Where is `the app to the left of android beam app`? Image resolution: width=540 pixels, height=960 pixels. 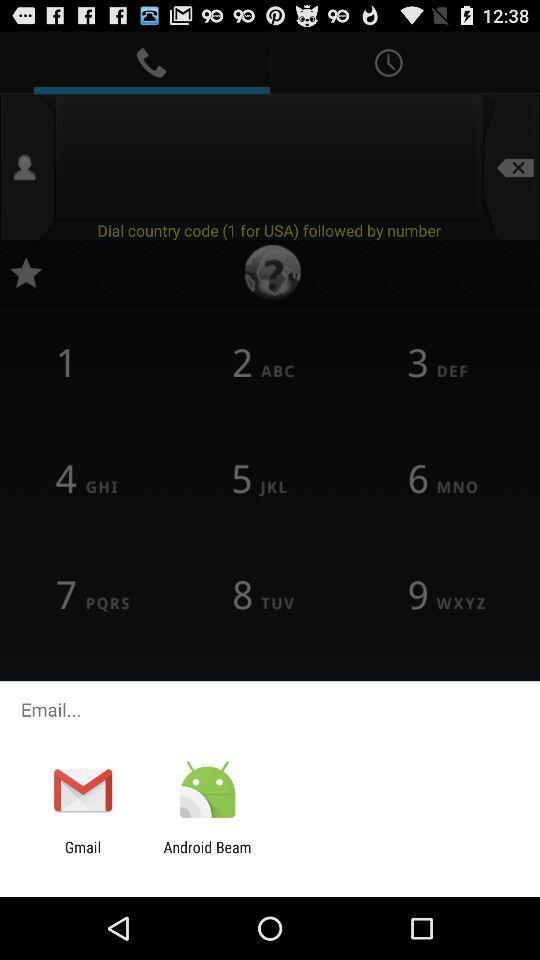 the app to the left of android beam app is located at coordinates (82, 855).